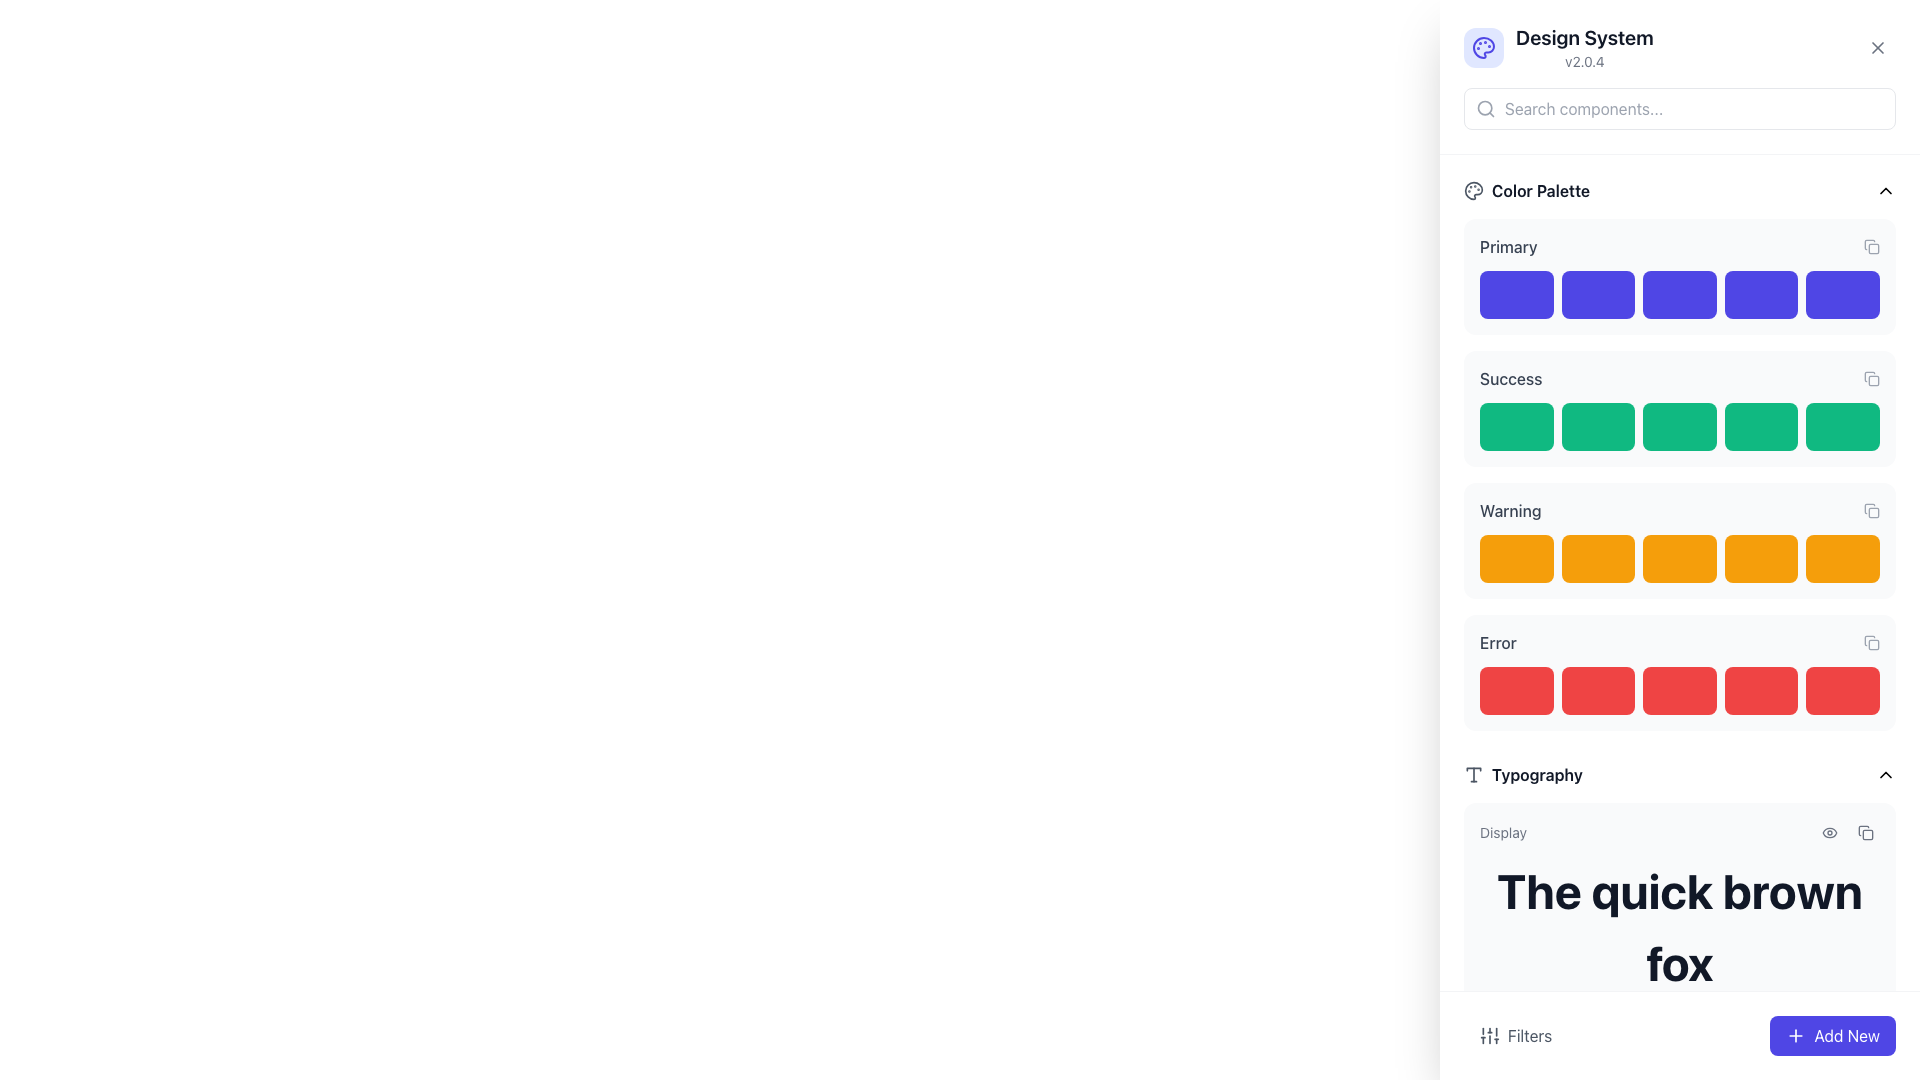 The image size is (1920, 1080). What do you see at coordinates (1829, 1059) in the screenshot?
I see `the minimalistic gray eye icon located in the Typography section of the UX design system interface, adjacent to the text example 'The quick brown fox'` at bounding box center [1829, 1059].